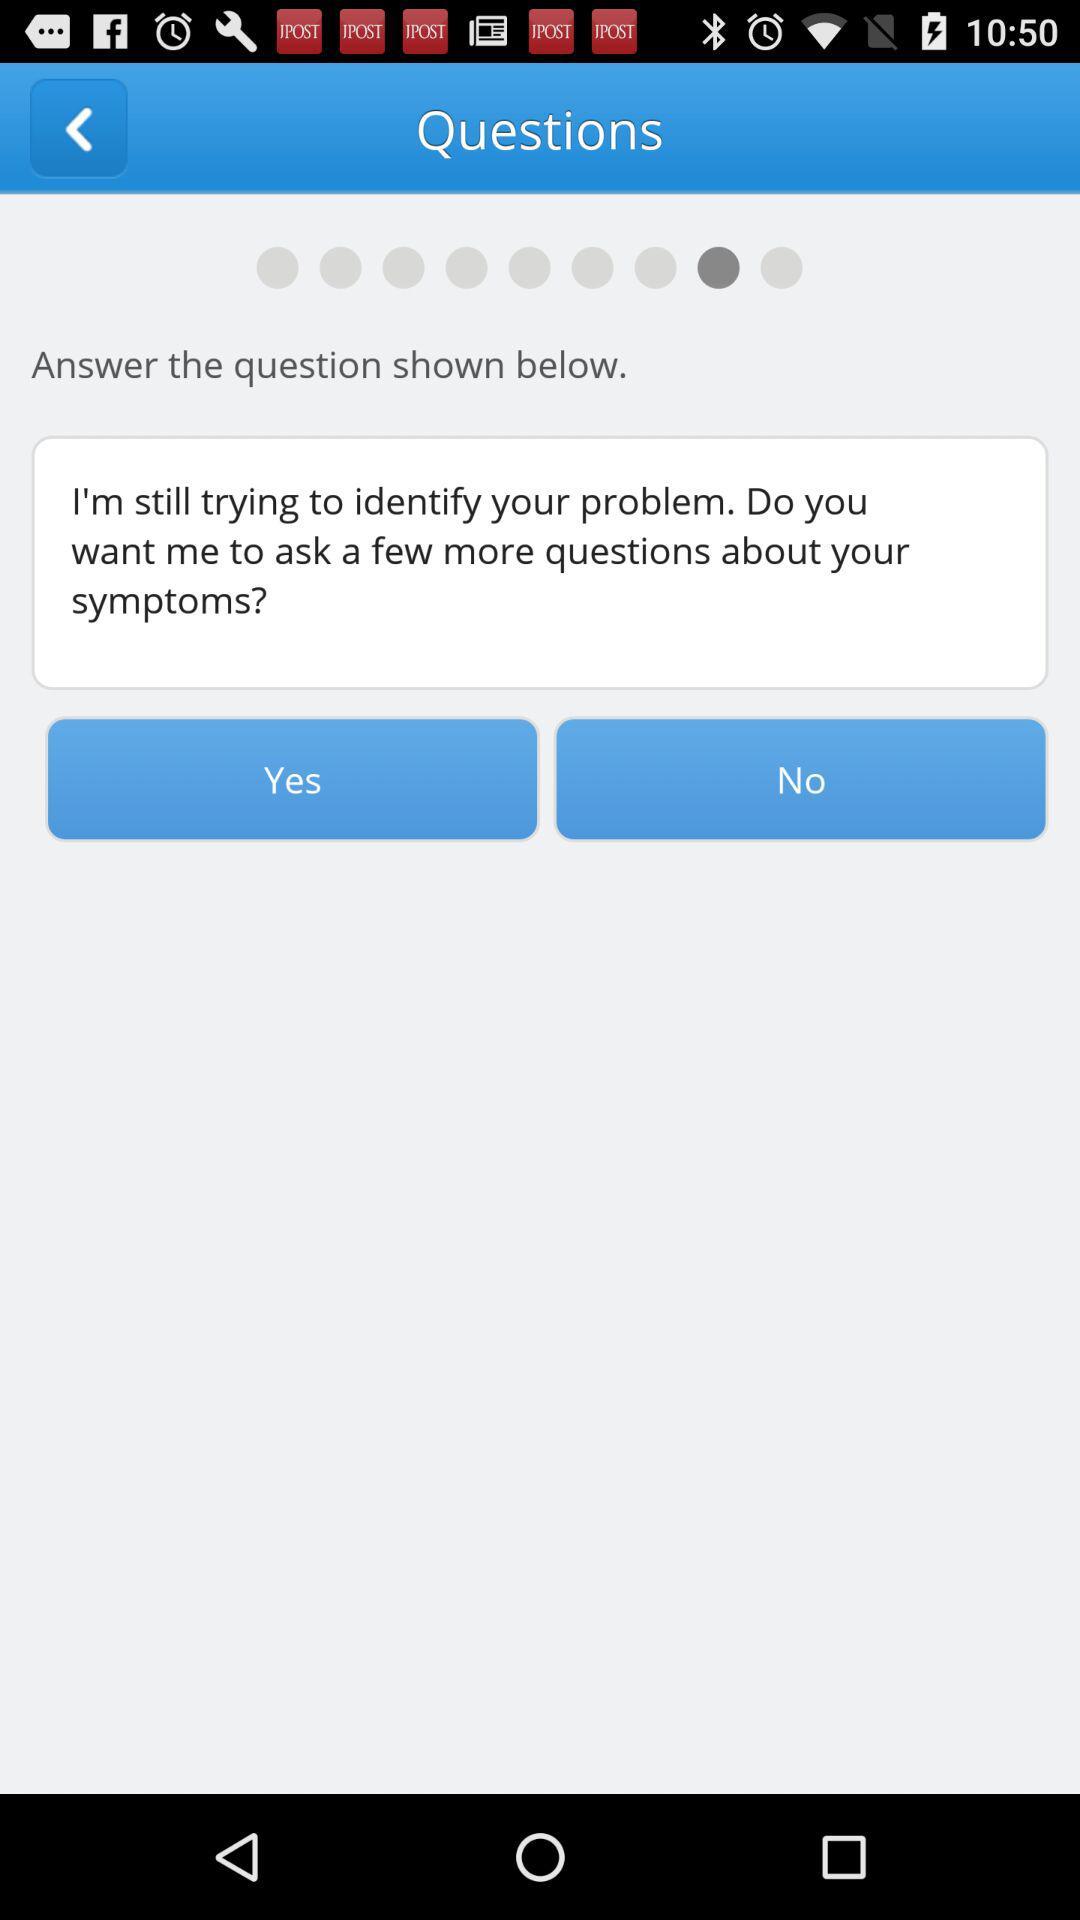 This screenshot has height=1920, width=1080. Describe the element at coordinates (77, 127) in the screenshot. I see `item to the left of the questions app` at that location.